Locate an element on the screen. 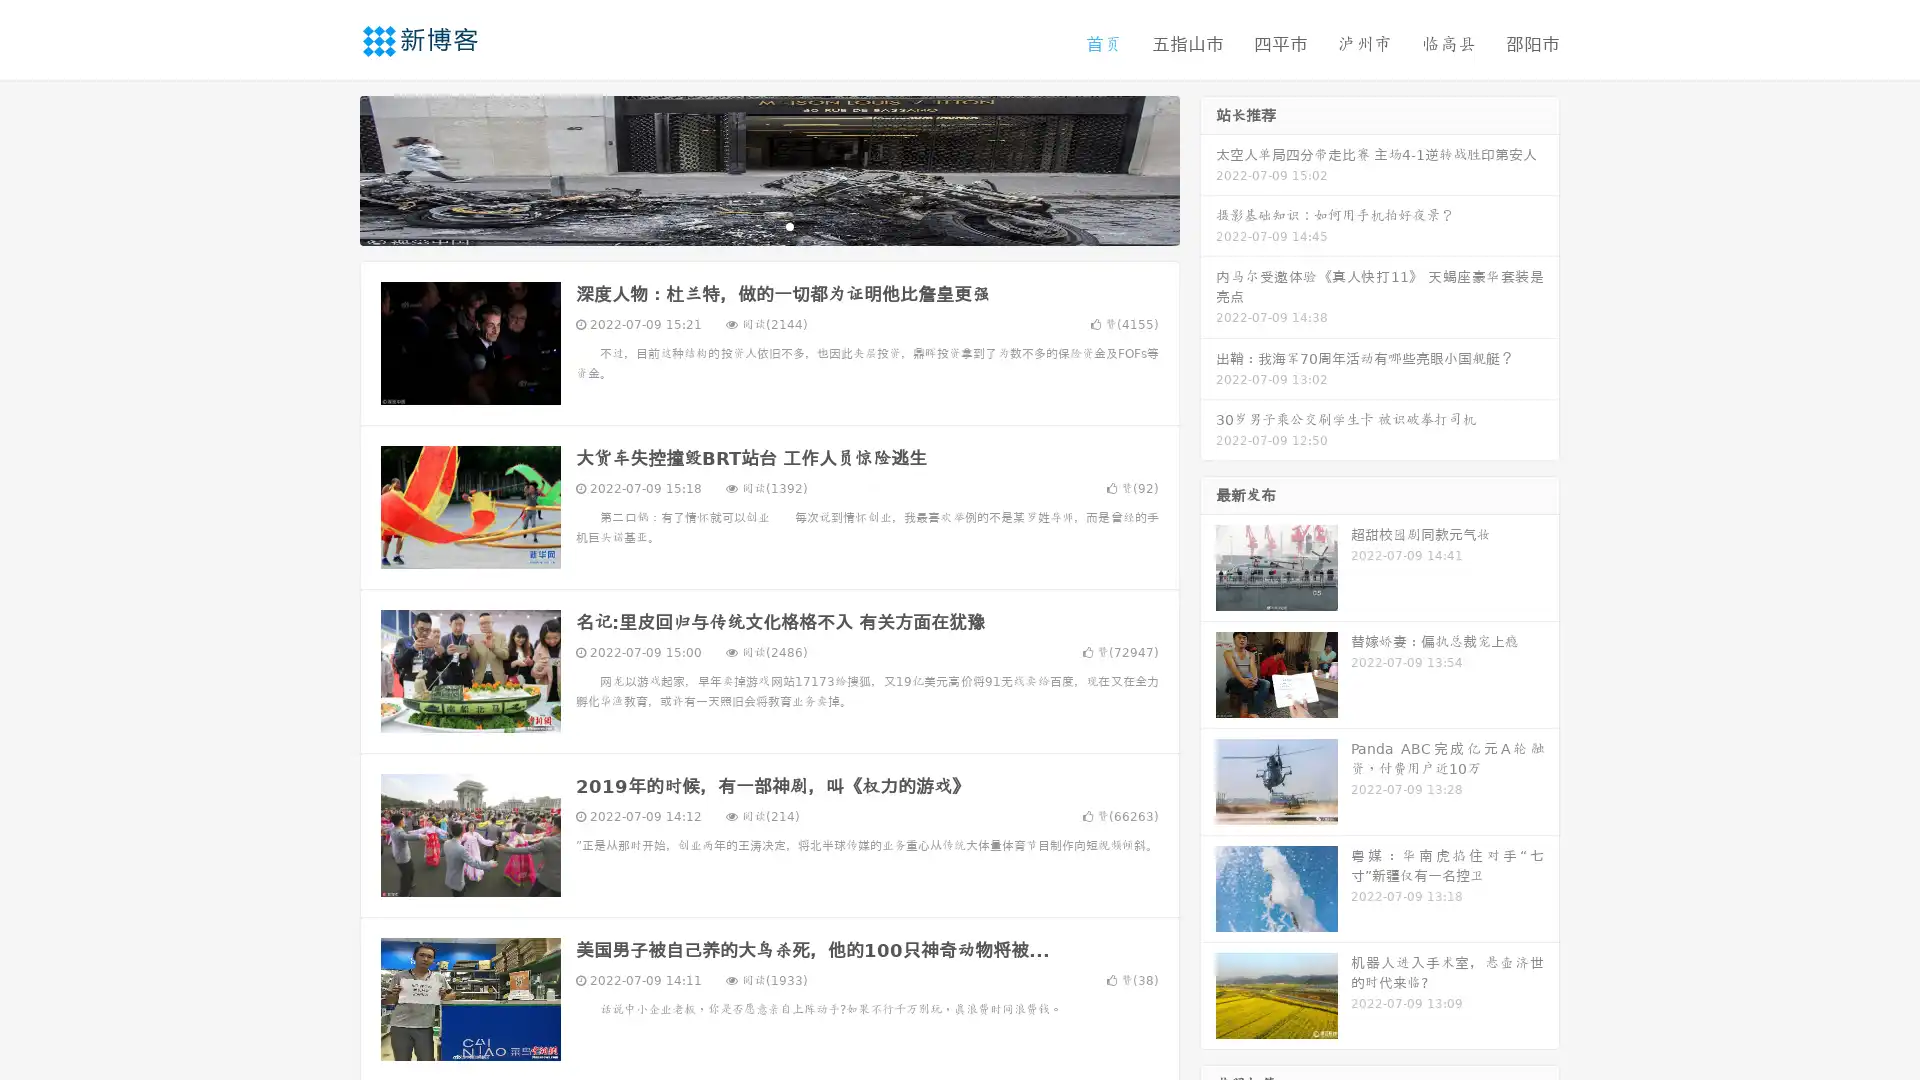 The height and width of the screenshot is (1080, 1920). Next slide is located at coordinates (1208, 168).